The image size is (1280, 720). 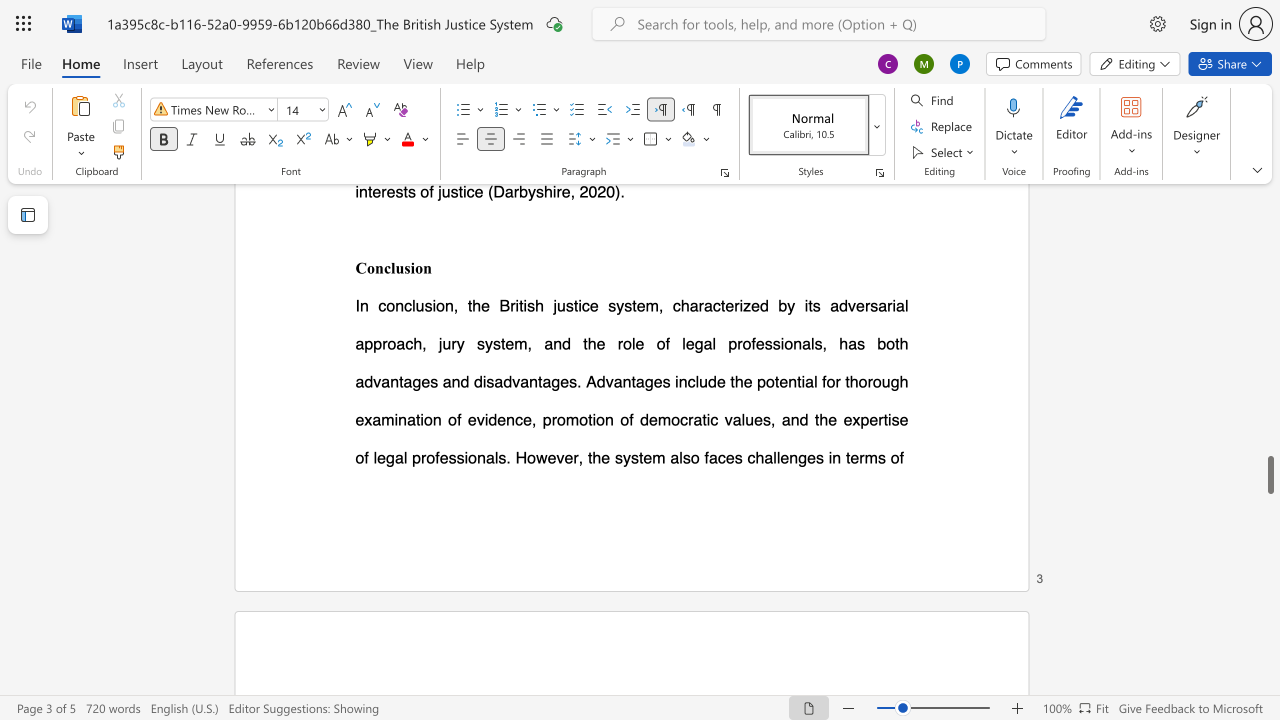 What do you see at coordinates (1269, 328) in the screenshot?
I see `the scrollbar on the right to shift the page higher` at bounding box center [1269, 328].